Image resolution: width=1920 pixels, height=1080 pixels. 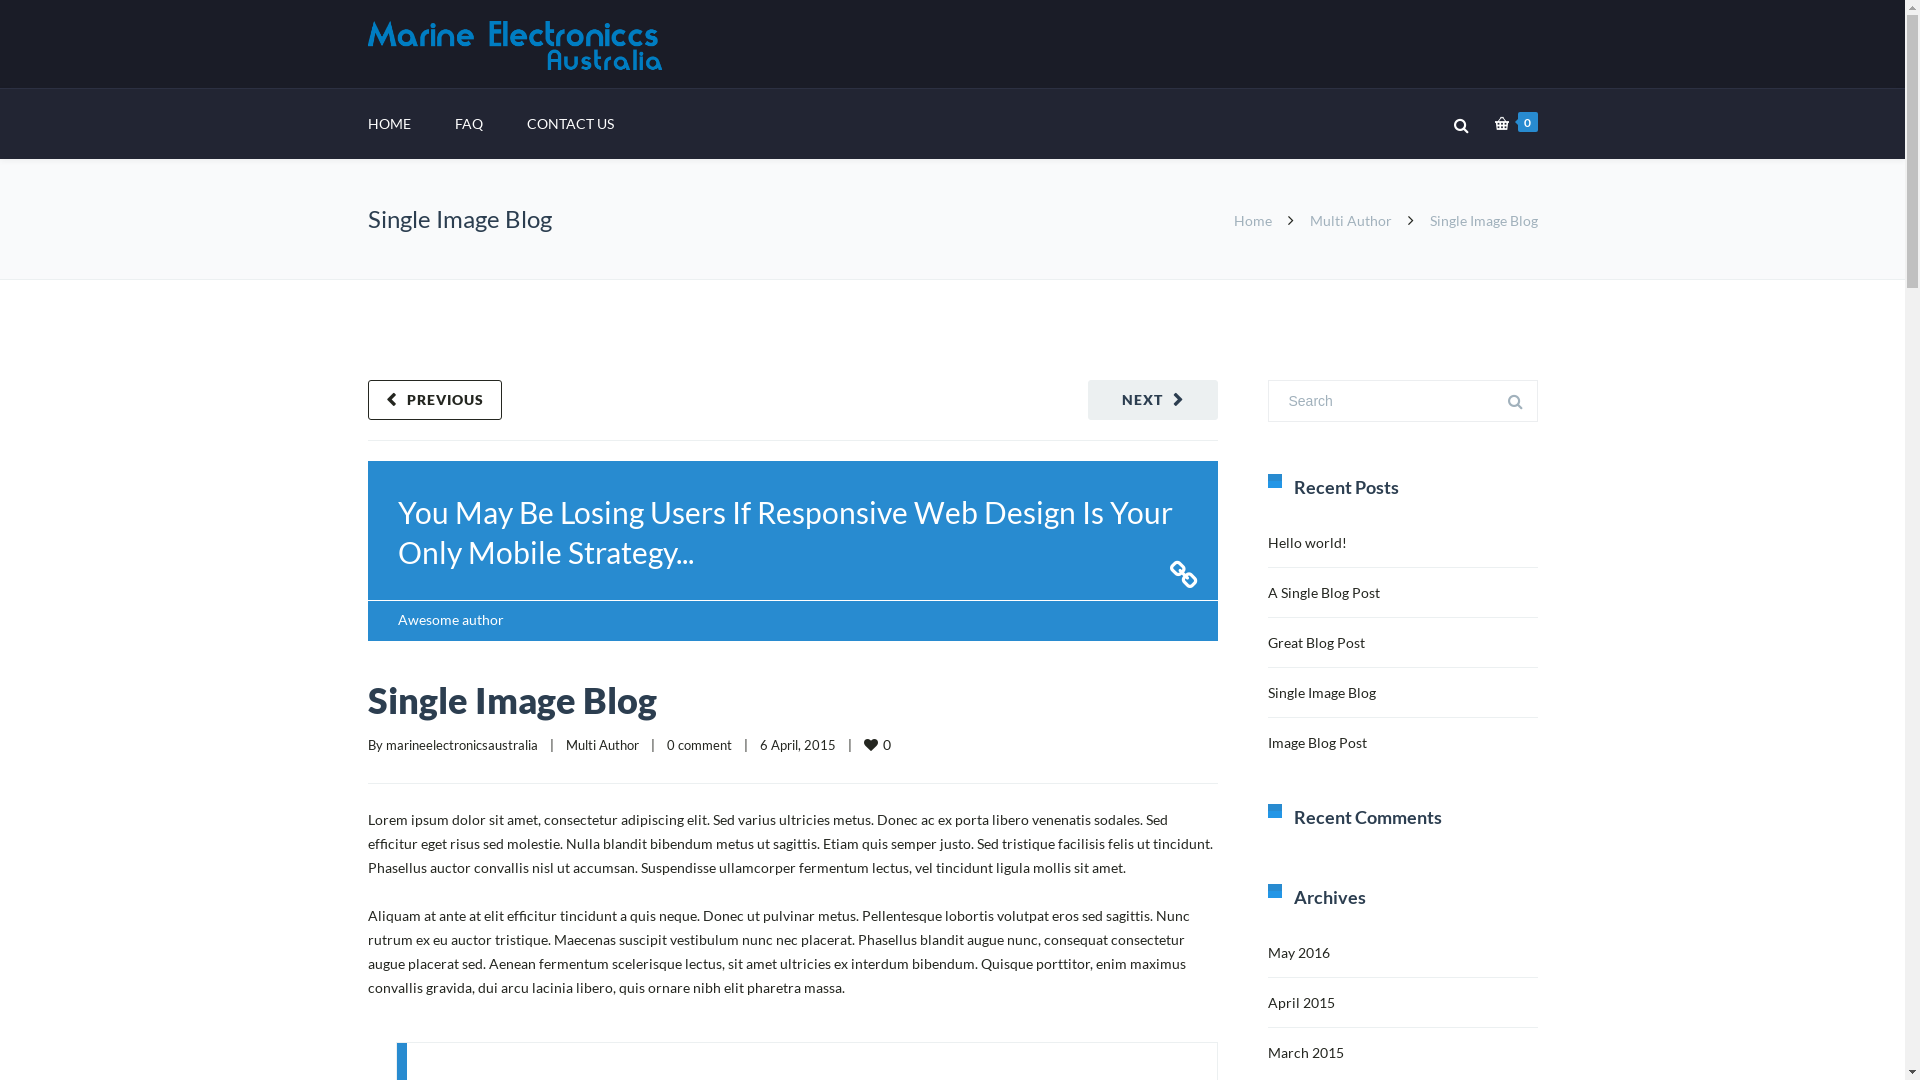 I want to click on 'May 2016', so click(x=1299, y=951).